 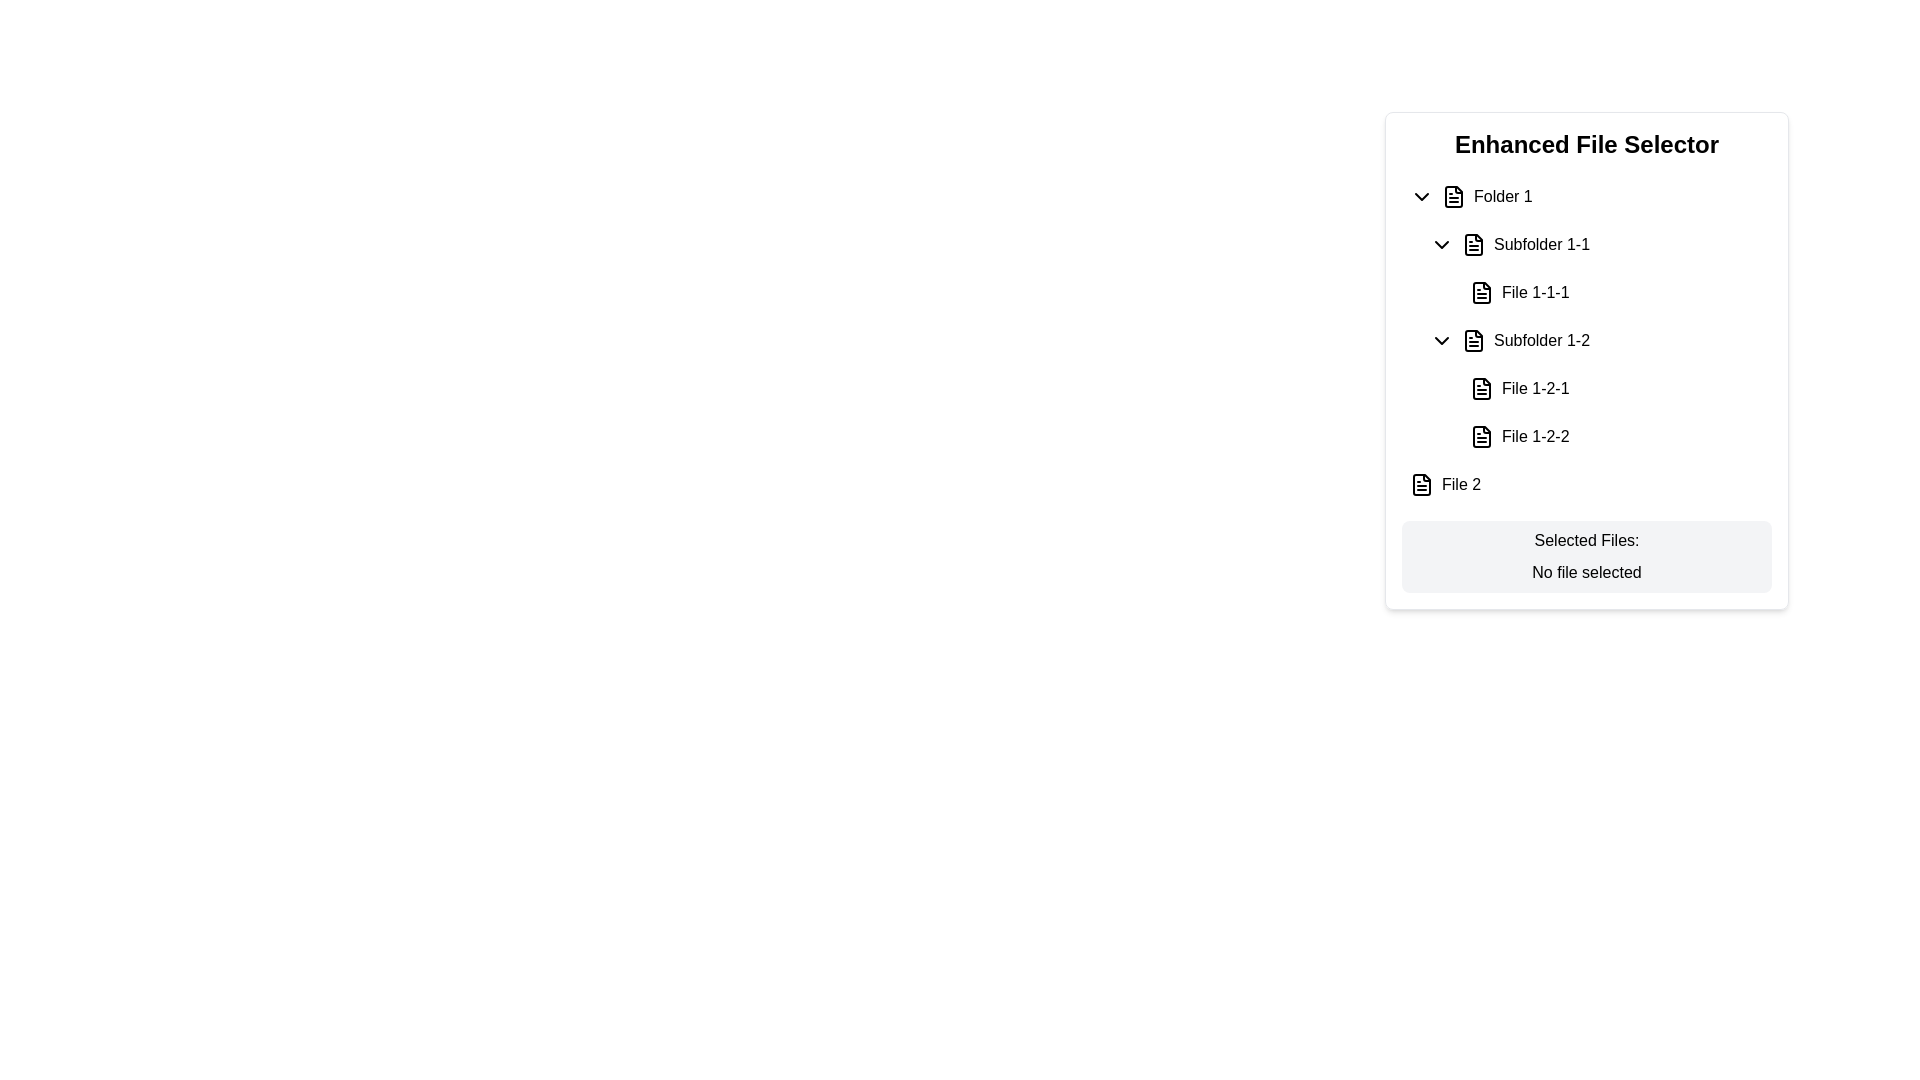 I want to click on the document icon SVG element located to the left of the 'File 2' label in the file selector interface, so click(x=1420, y=485).